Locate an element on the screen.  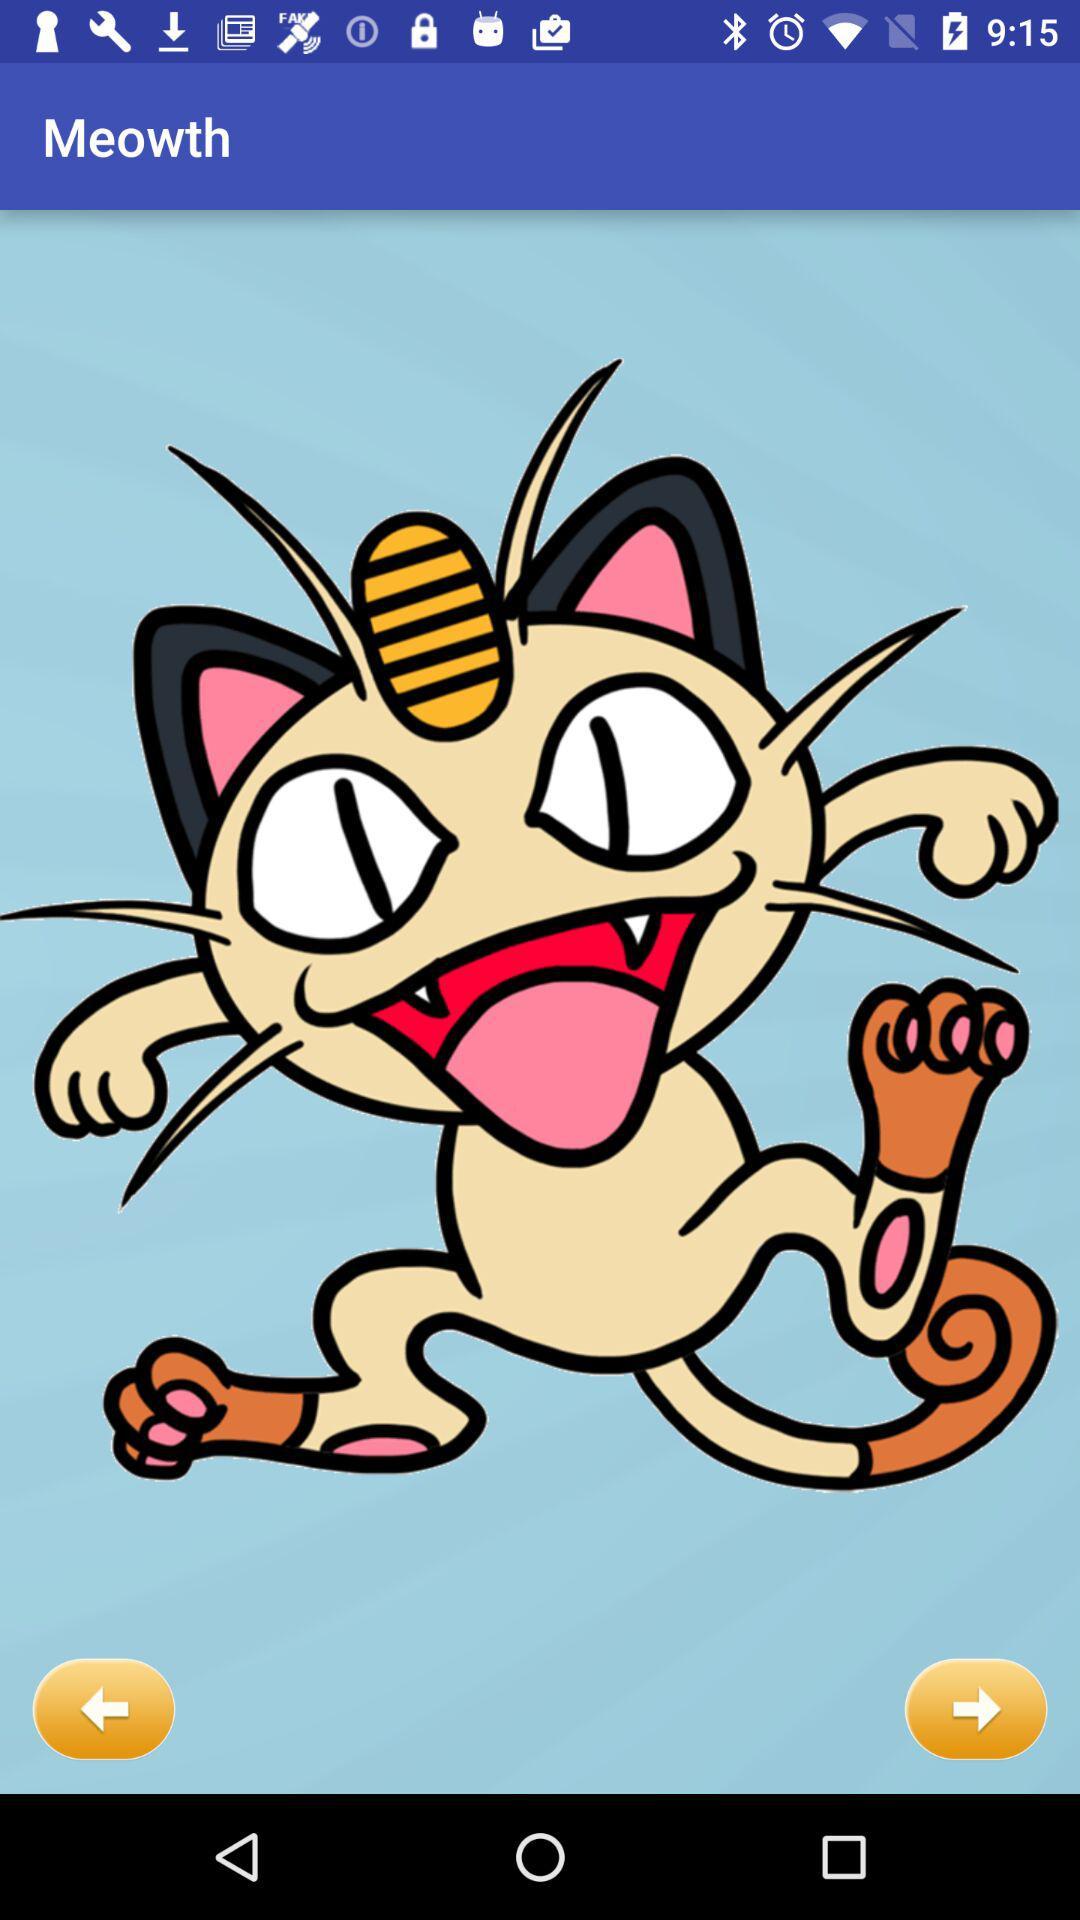
icon at the bottom left corner is located at coordinates (103, 1708).